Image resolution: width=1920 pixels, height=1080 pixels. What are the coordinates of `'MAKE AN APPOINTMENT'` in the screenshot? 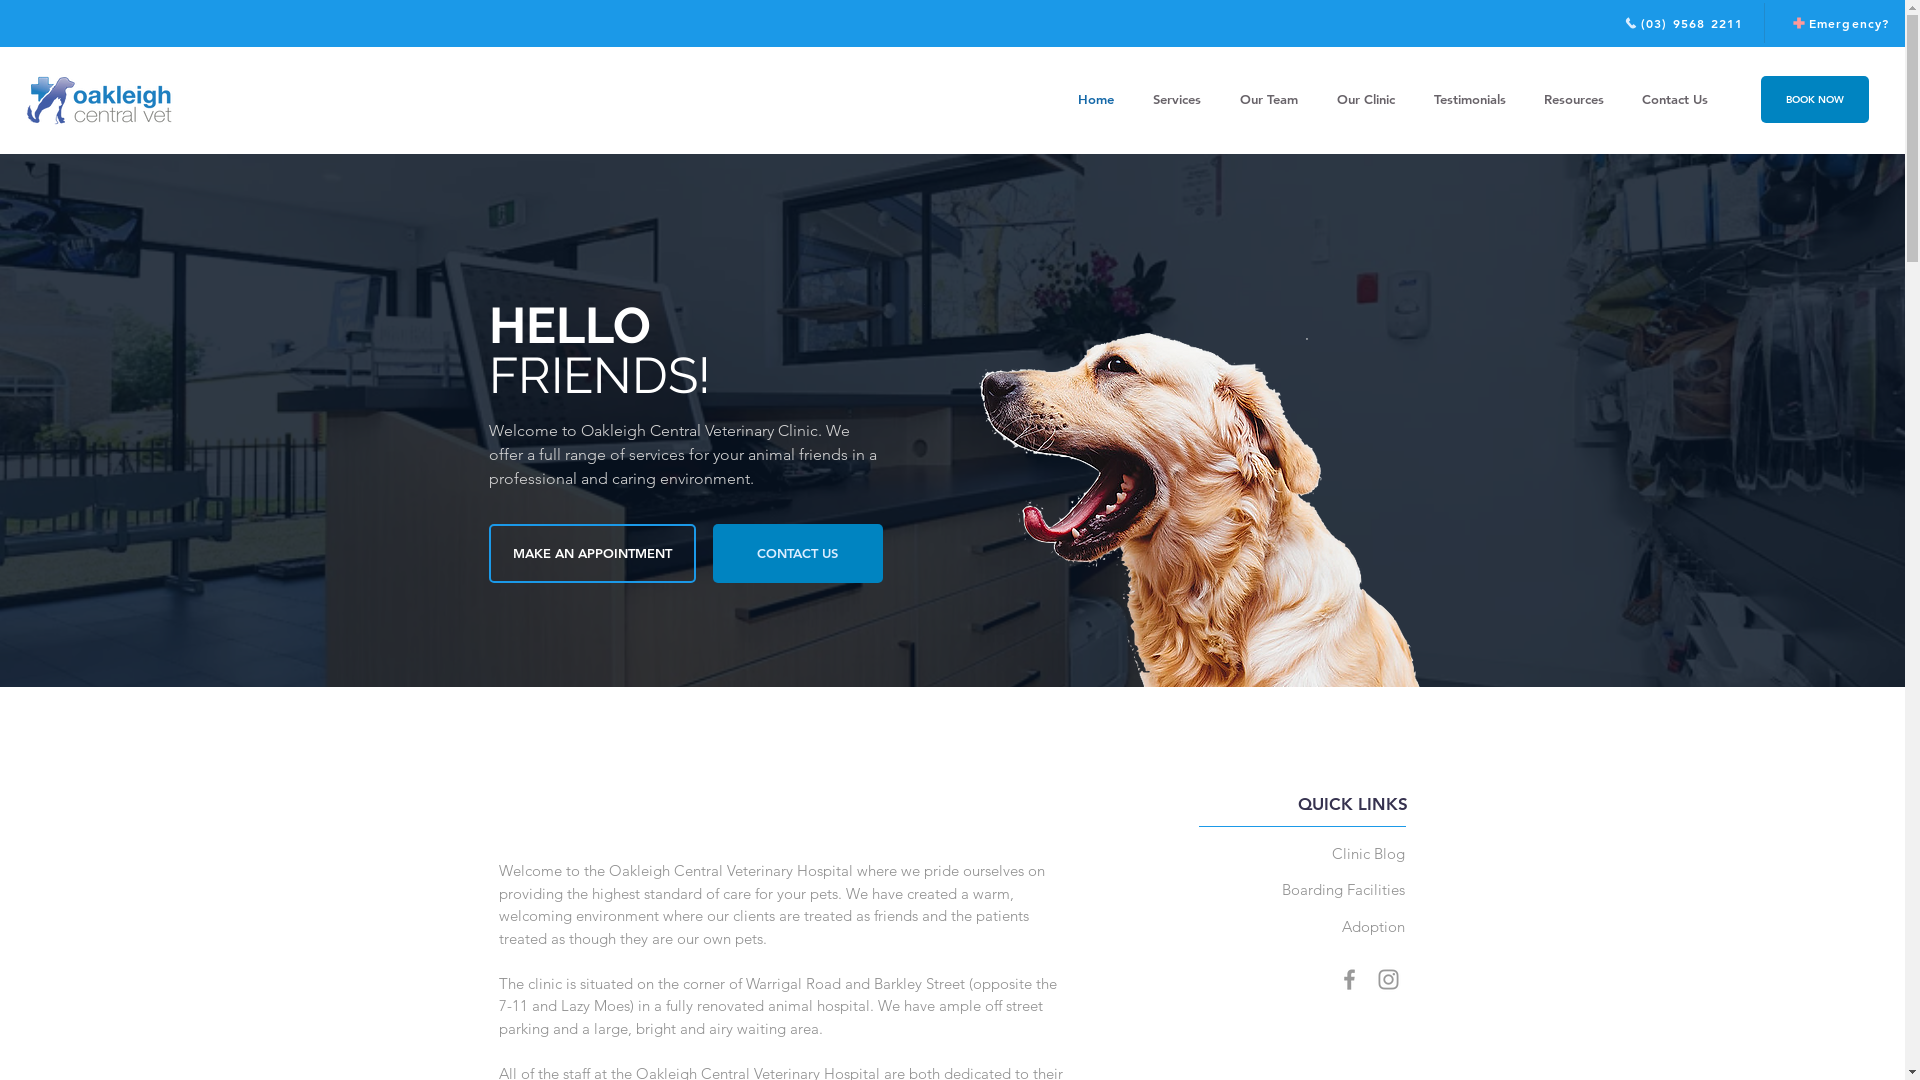 It's located at (590, 553).